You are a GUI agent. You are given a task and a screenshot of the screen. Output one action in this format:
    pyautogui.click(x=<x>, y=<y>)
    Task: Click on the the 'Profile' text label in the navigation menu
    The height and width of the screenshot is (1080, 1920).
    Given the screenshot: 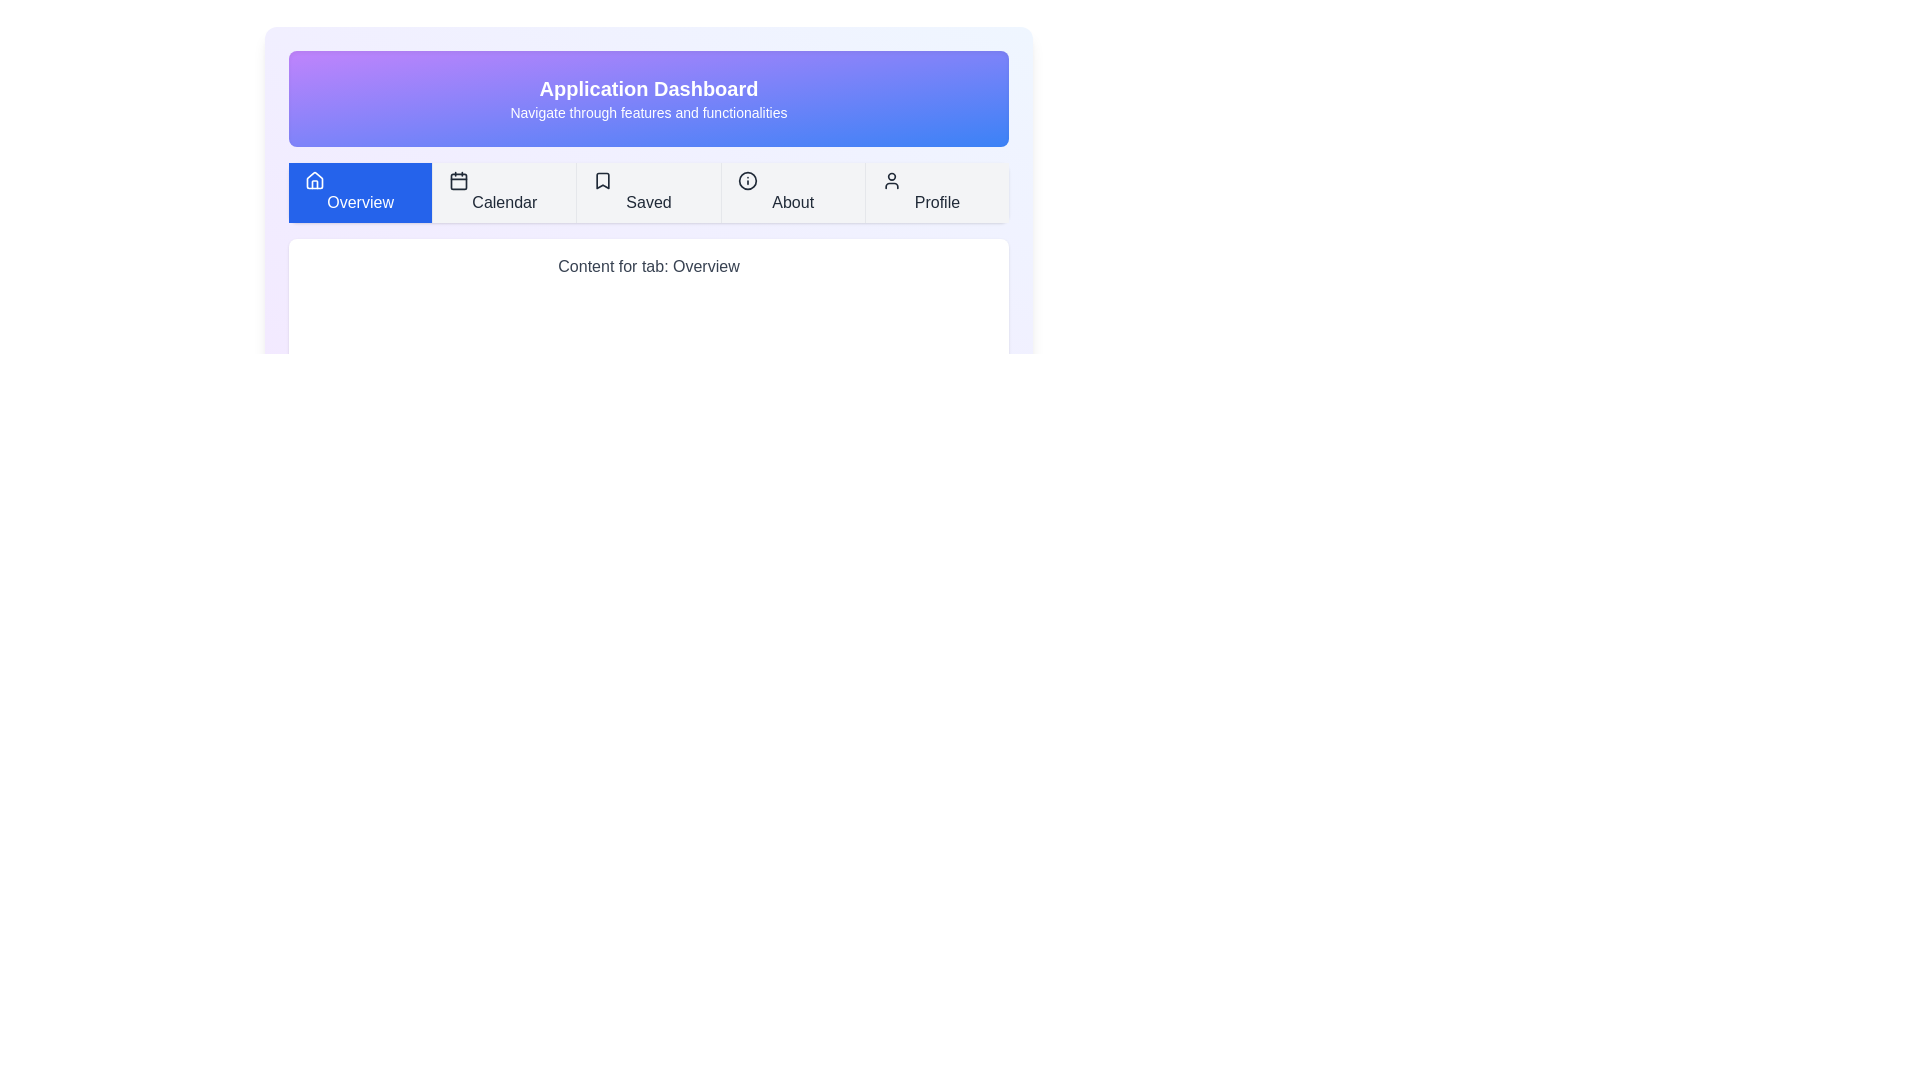 What is the action you would take?
    pyautogui.click(x=936, y=202)
    